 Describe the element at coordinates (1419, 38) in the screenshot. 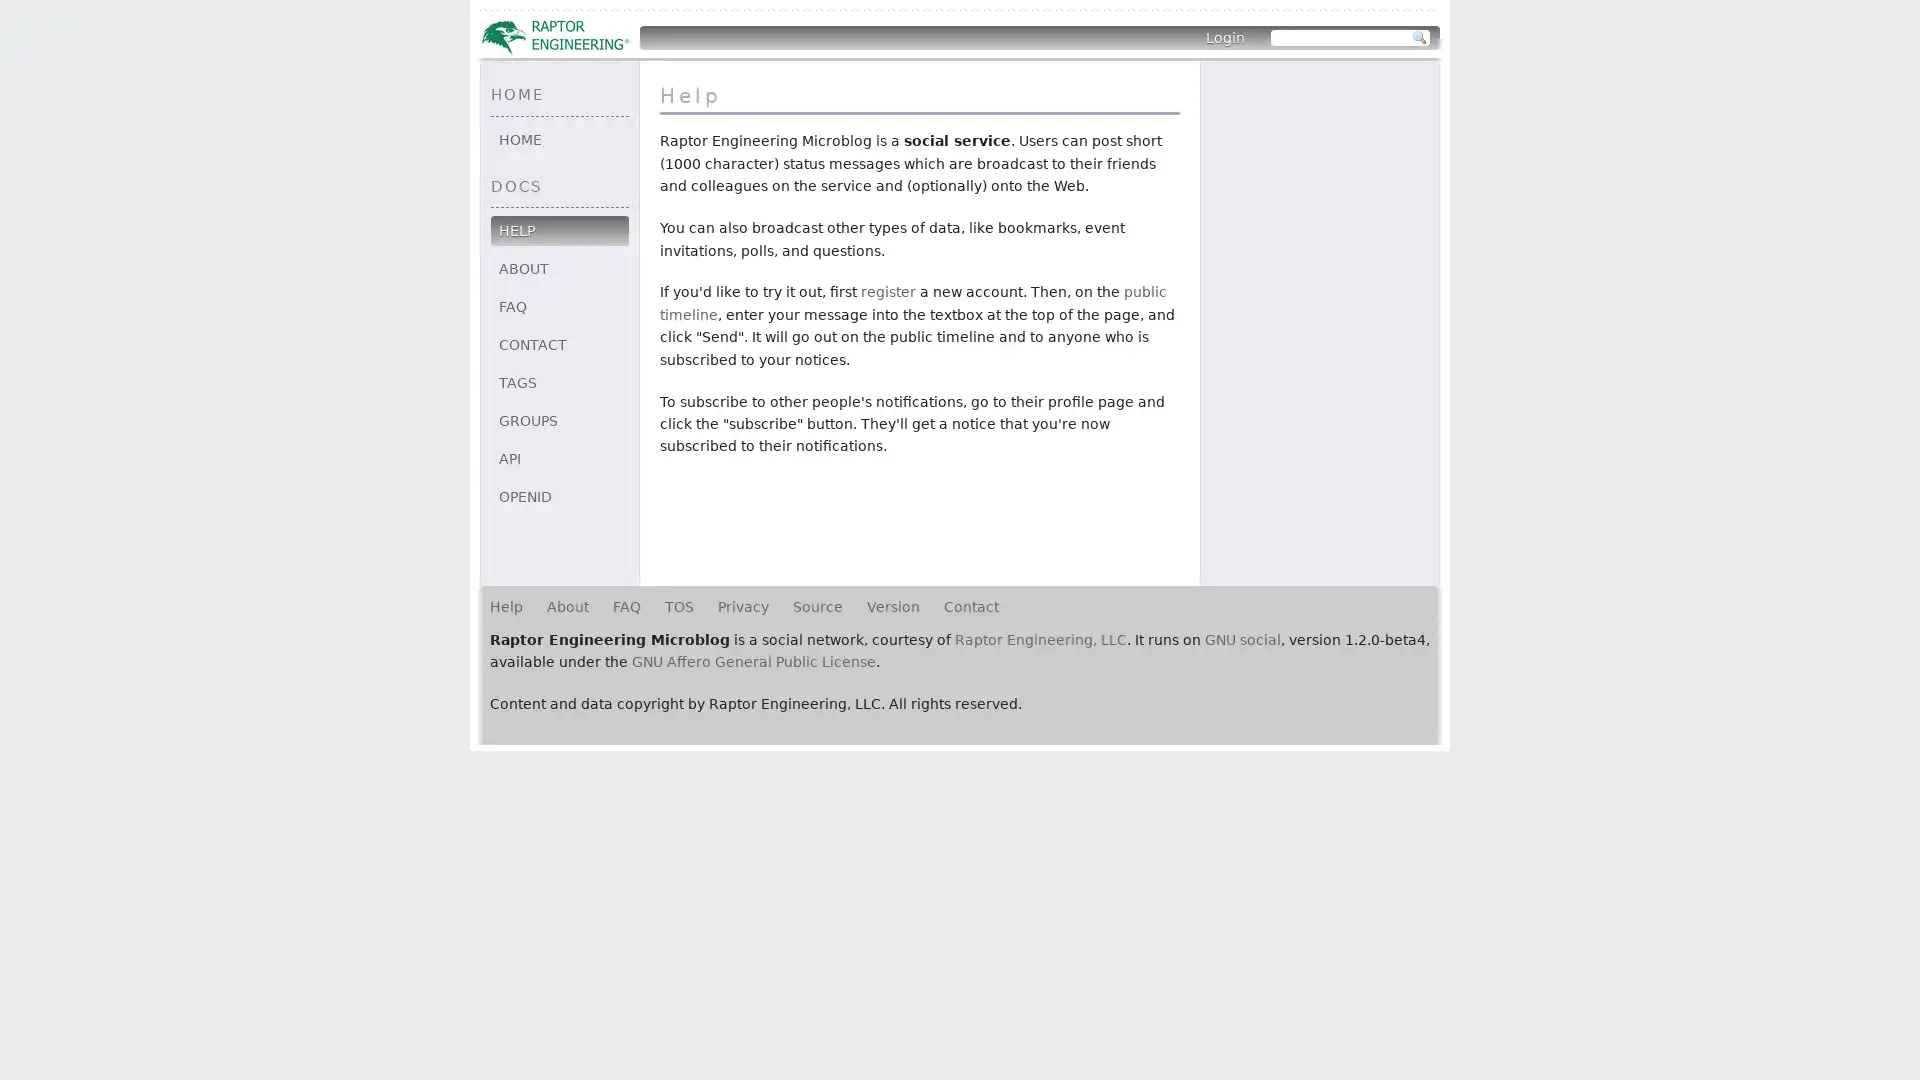

I see `Search` at that location.